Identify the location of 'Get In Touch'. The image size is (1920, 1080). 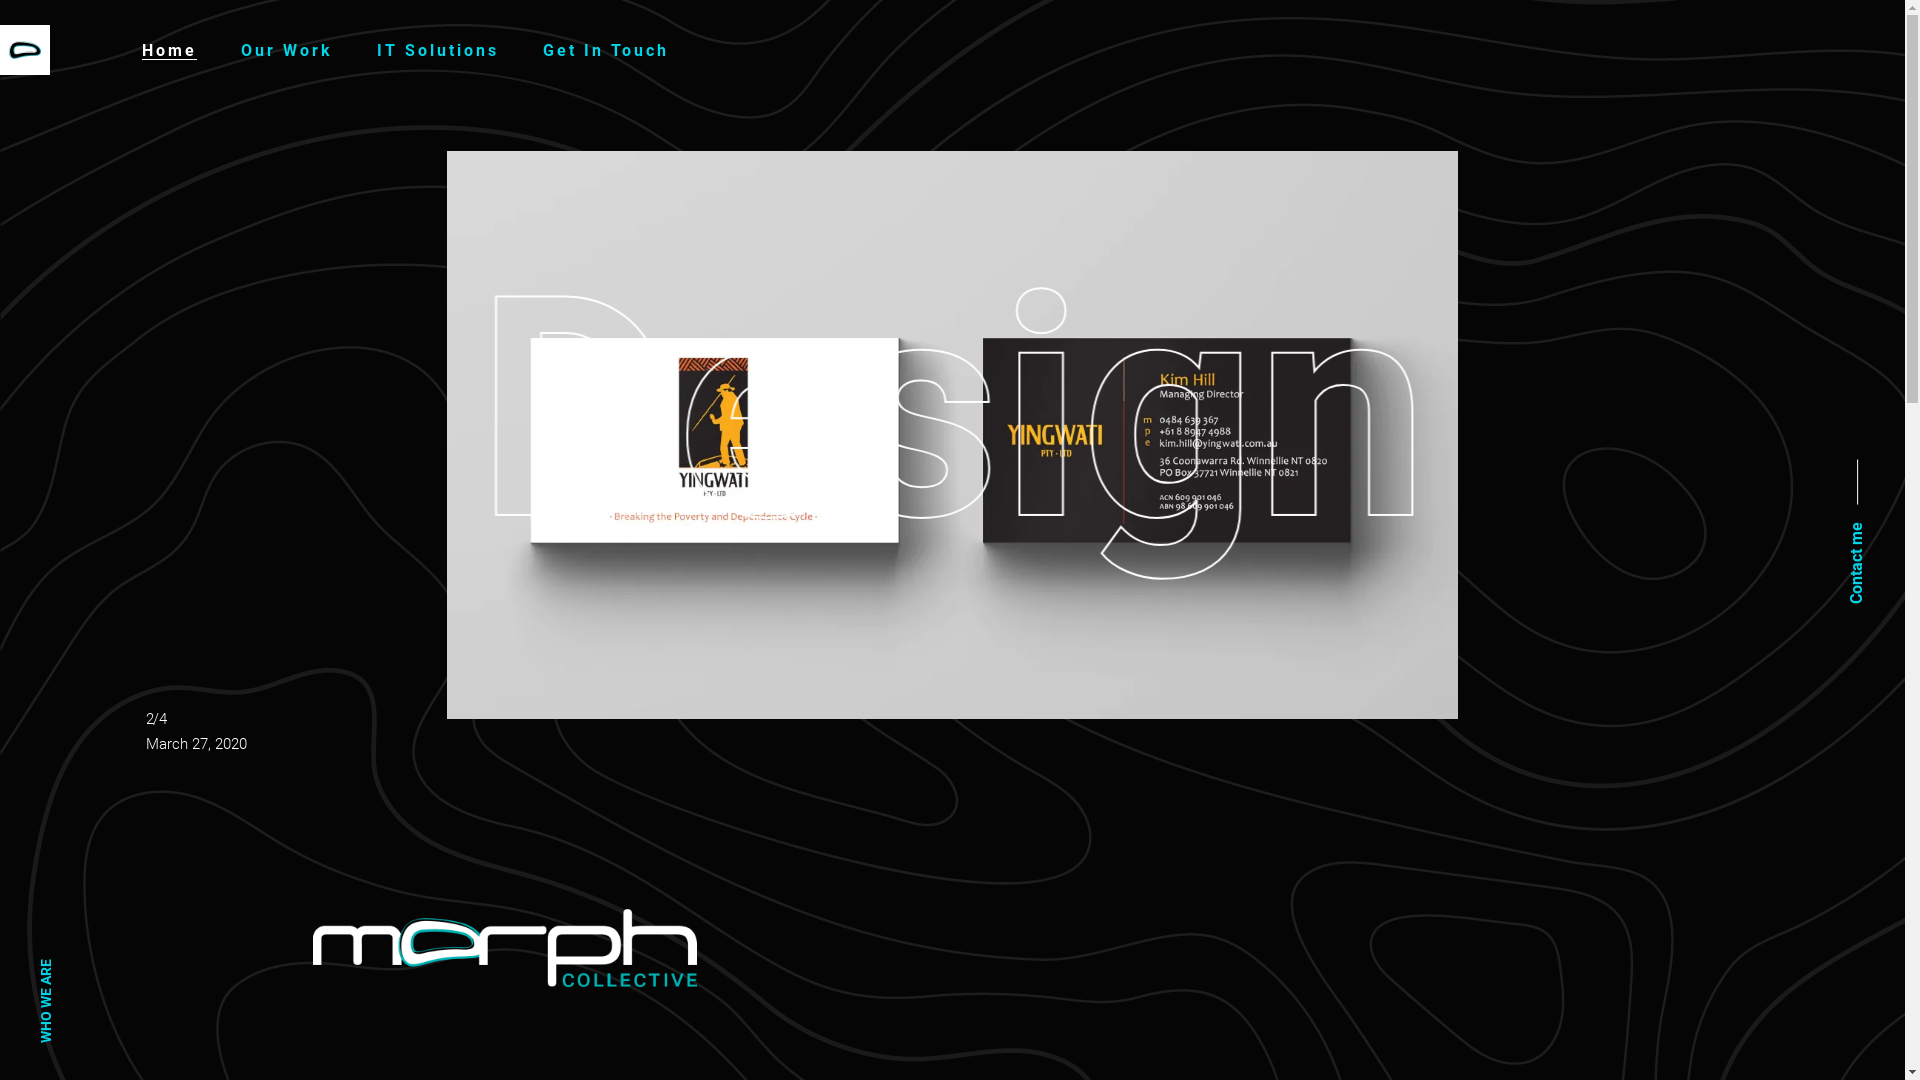
(604, 49).